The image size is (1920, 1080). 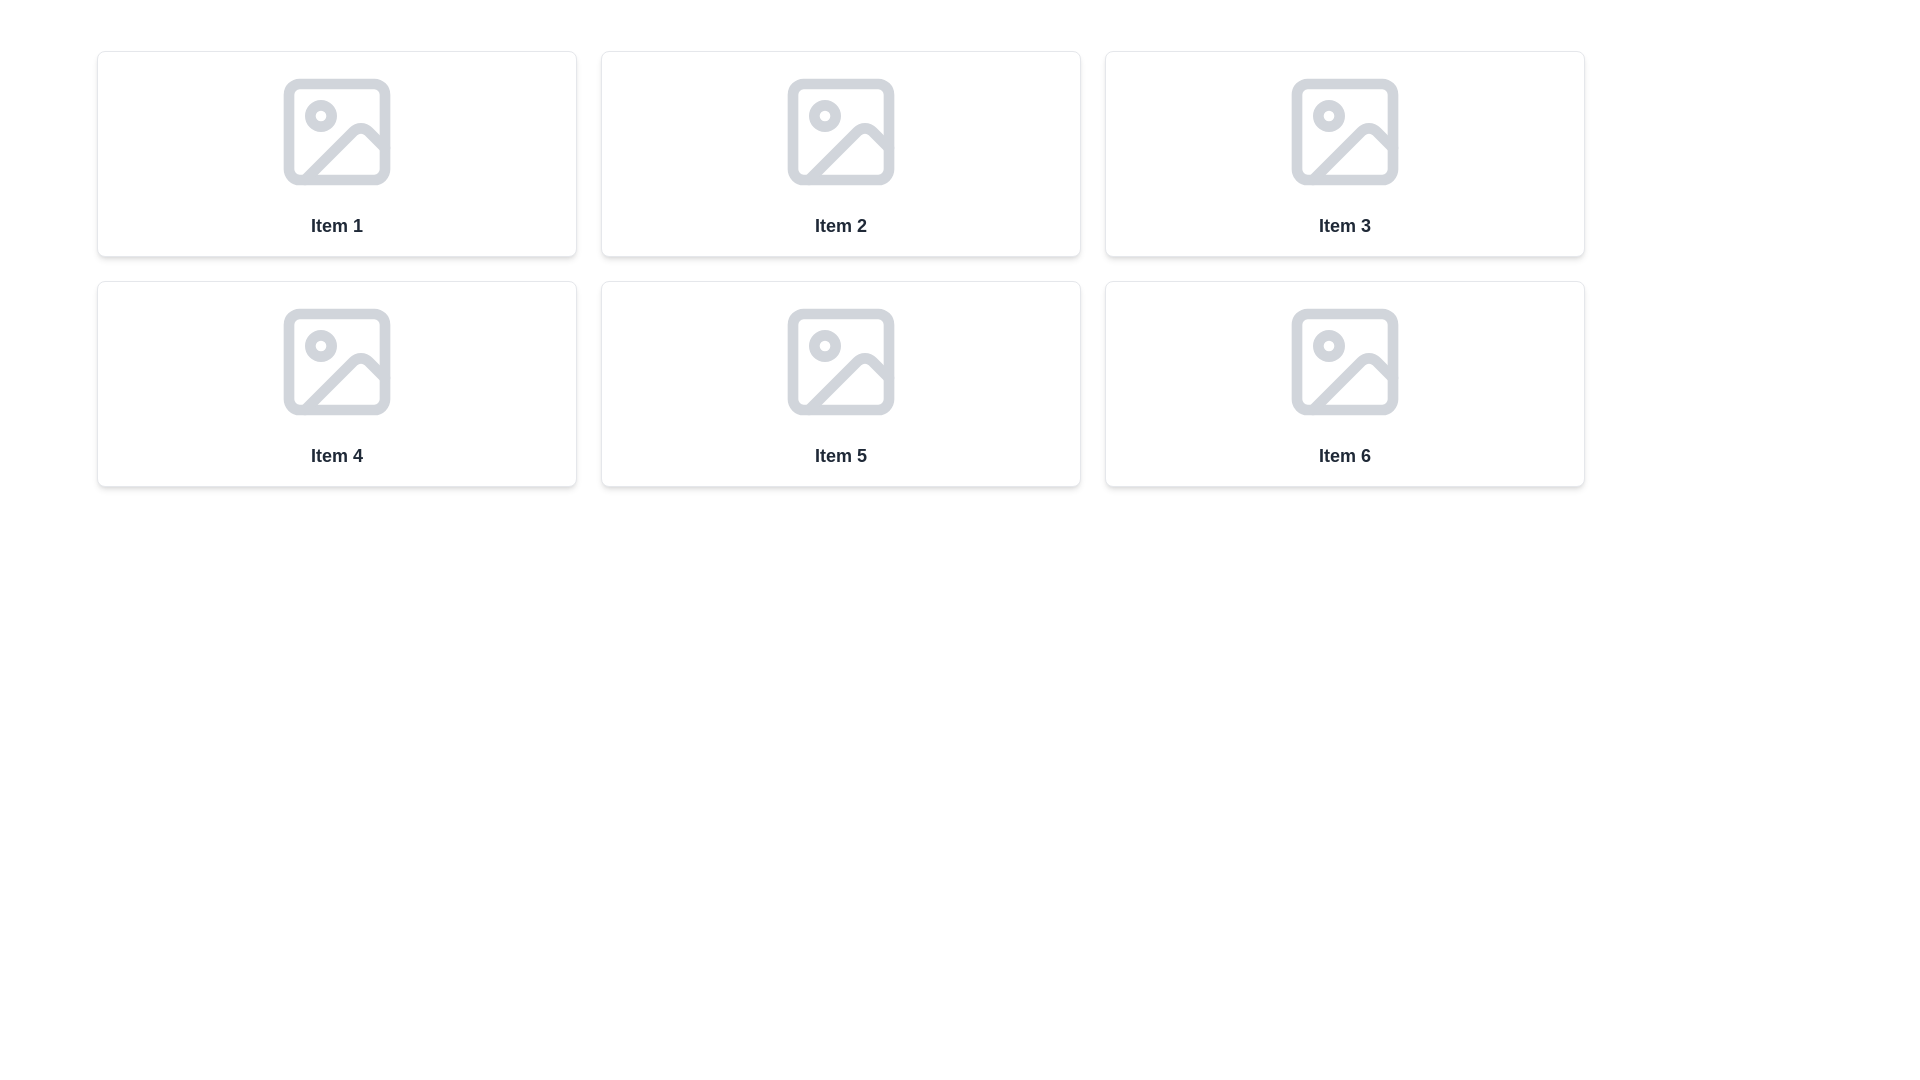 I want to click on the decorative rectangular shape within the image placeholder icon, which visually represents part of an image and indicates incomplete content, so click(x=1344, y=131).